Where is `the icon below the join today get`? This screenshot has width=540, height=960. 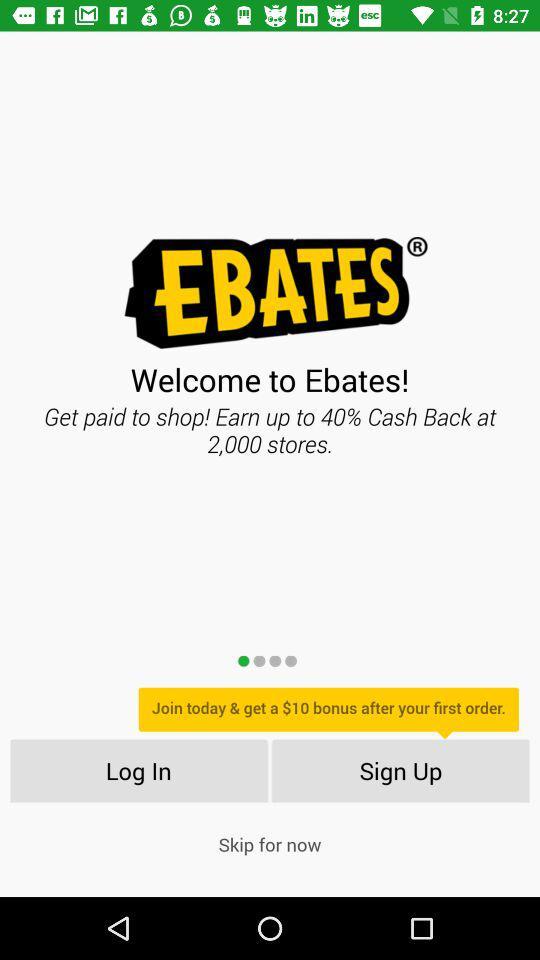 the icon below the join today get is located at coordinates (401, 769).